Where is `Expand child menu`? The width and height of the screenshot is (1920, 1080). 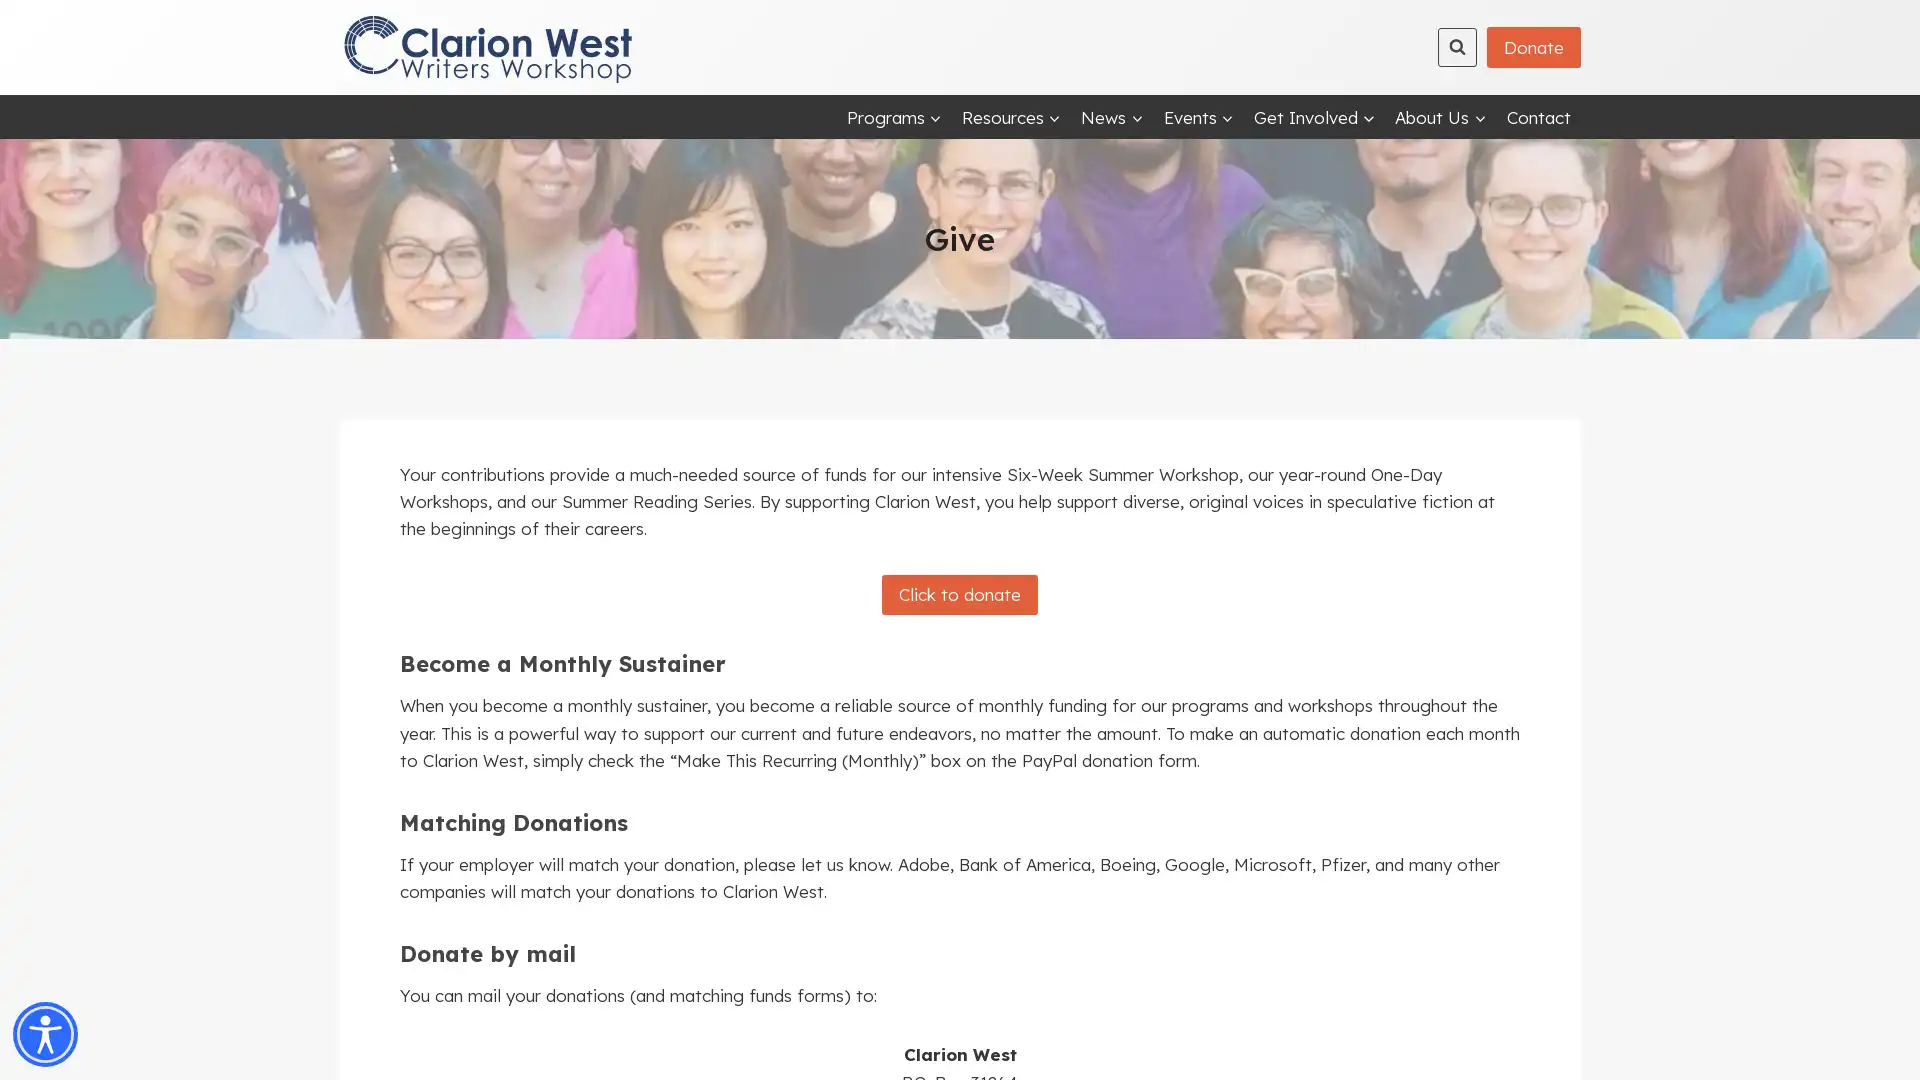
Expand child menu is located at coordinates (892, 116).